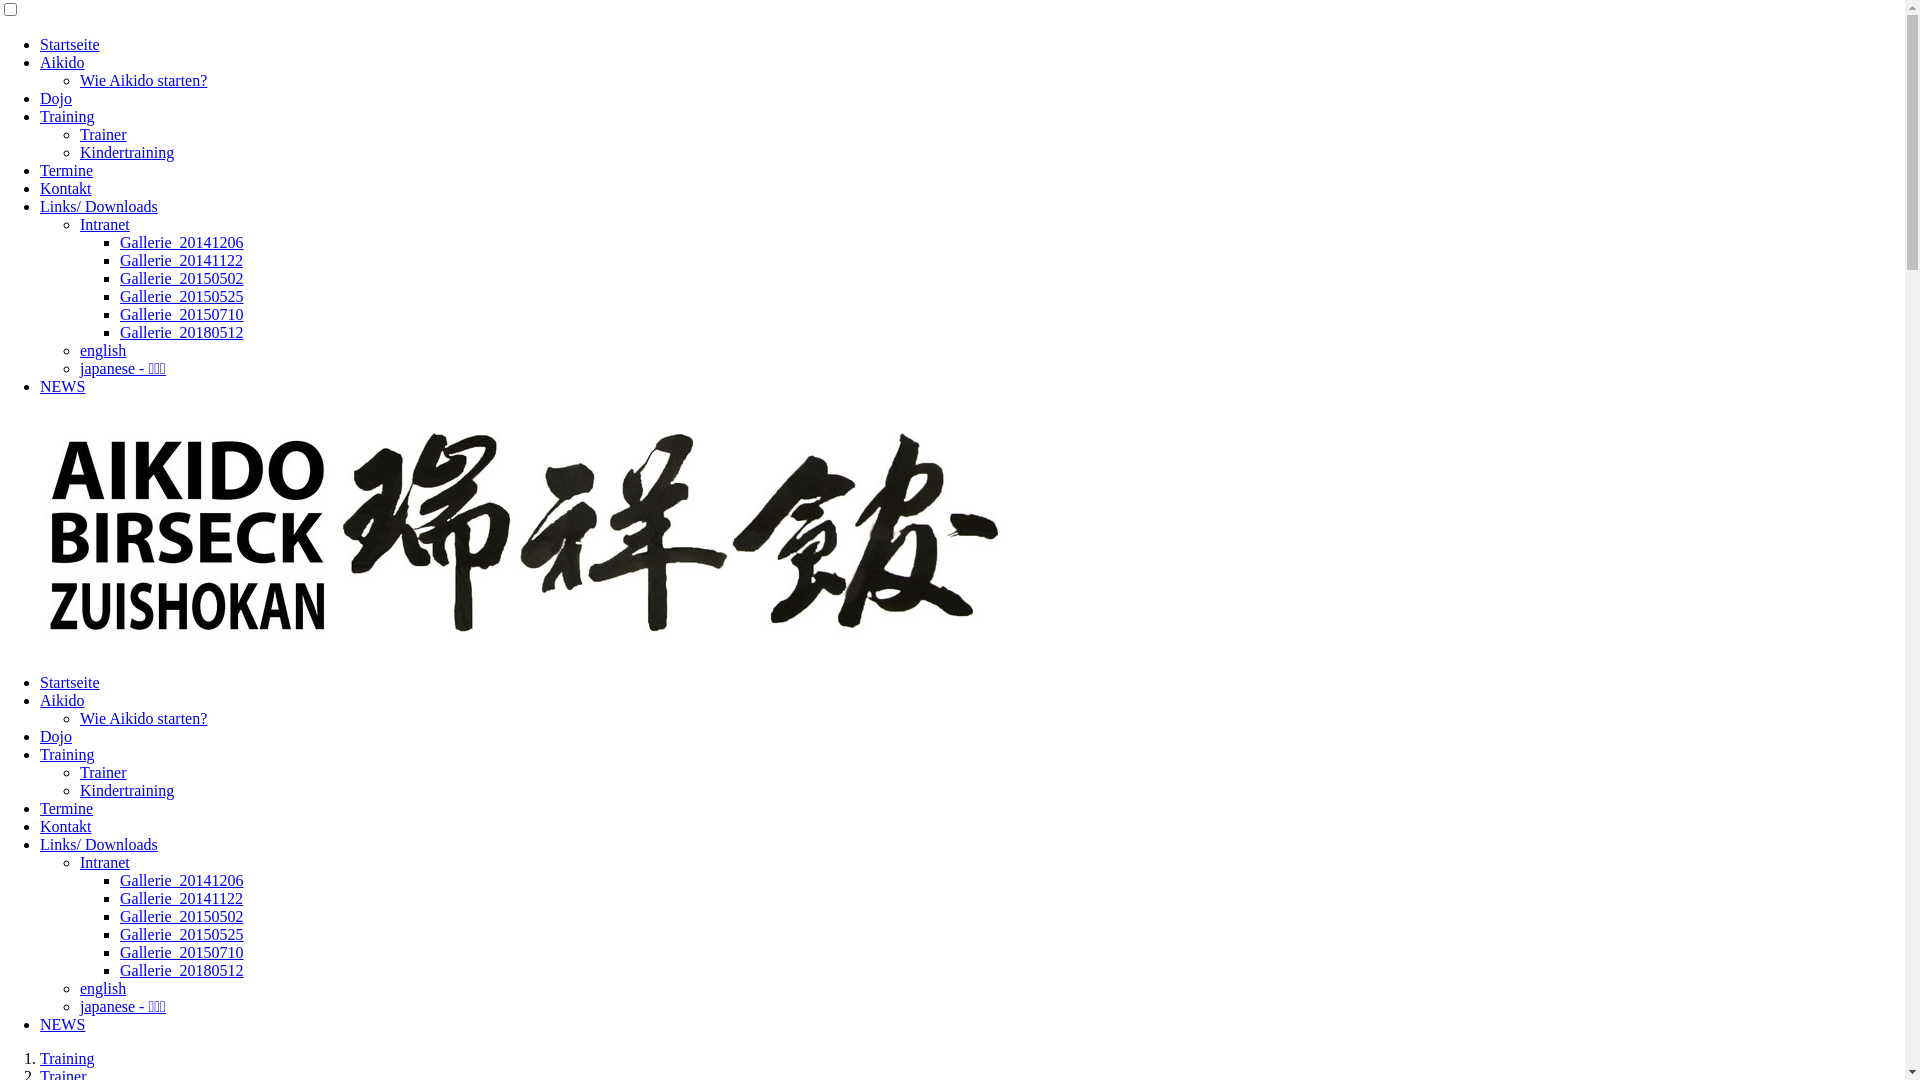 The width and height of the screenshot is (1920, 1080). What do you see at coordinates (67, 1057) in the screenshot?
I see `'Training'` at bounding box center [67, 1057].